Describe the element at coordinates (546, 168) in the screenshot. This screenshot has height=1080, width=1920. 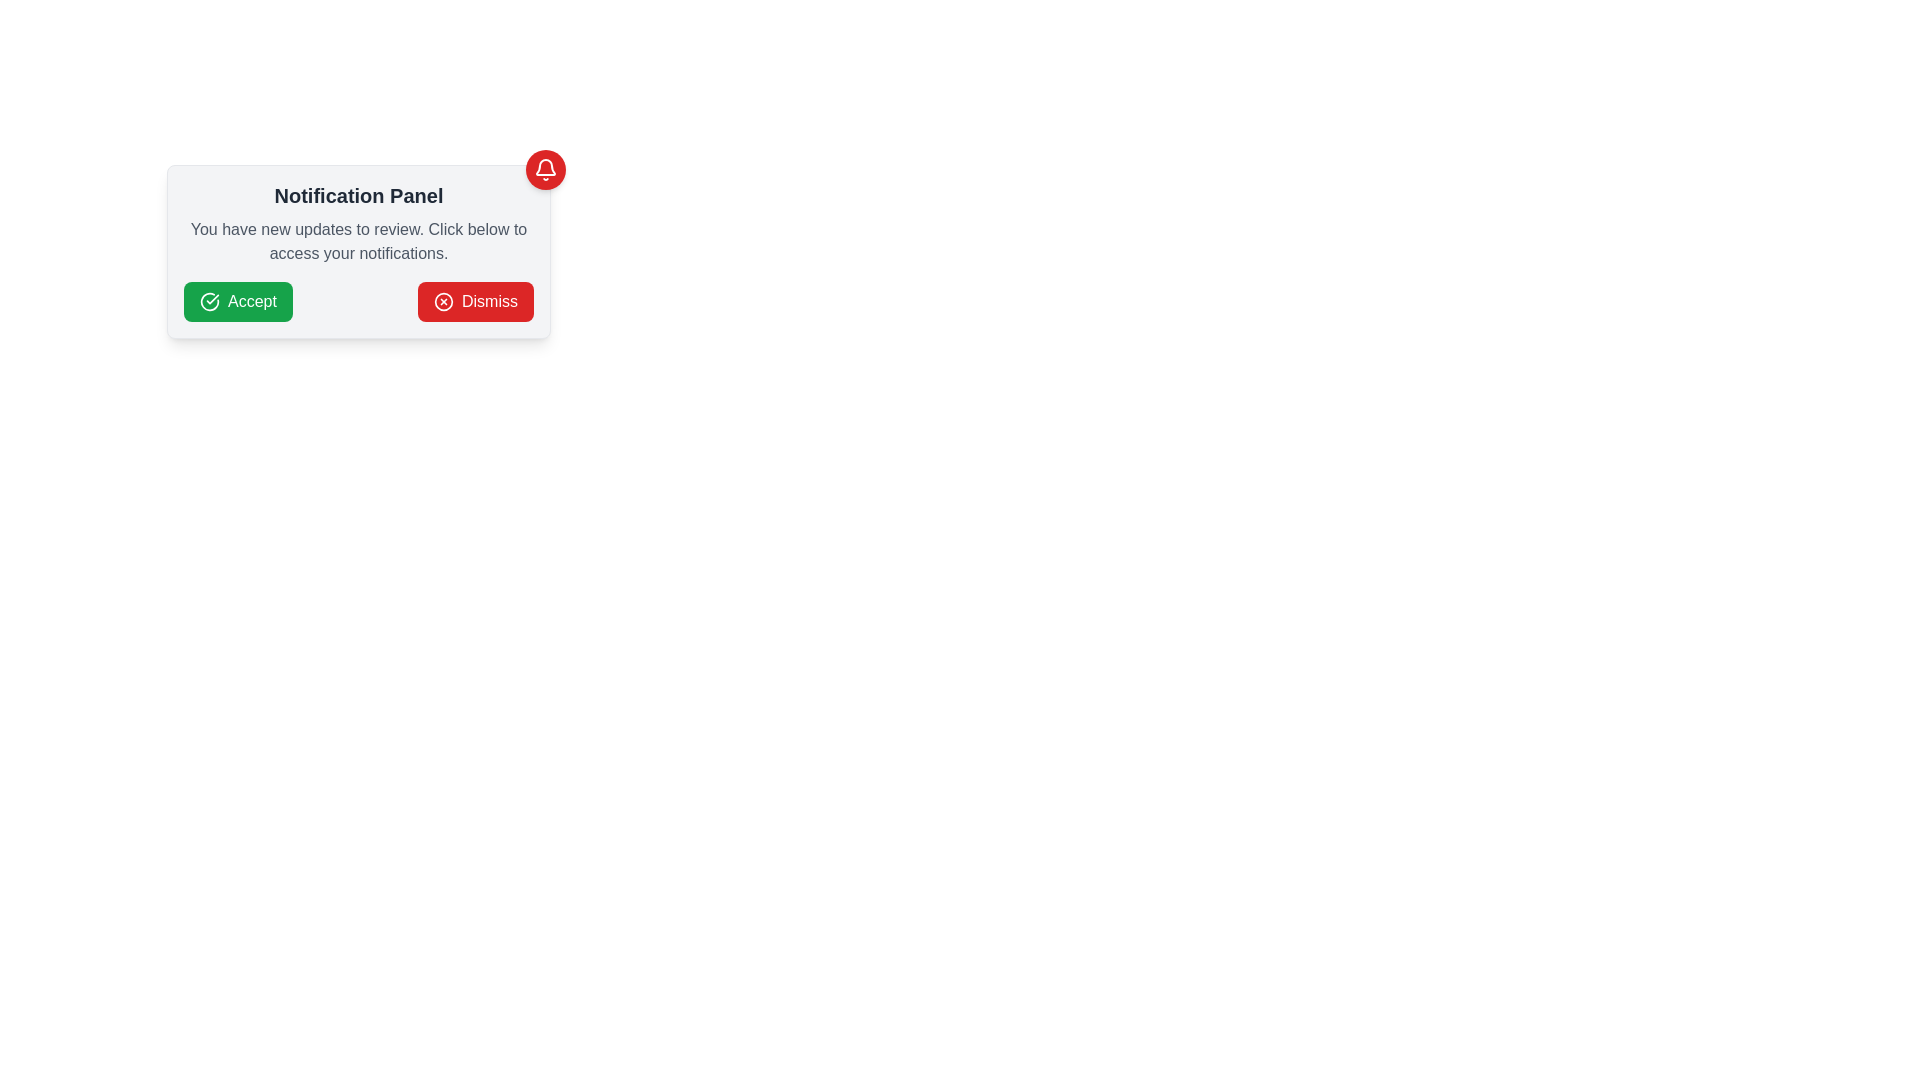
I see `the Notification badge located at the top-right of the notification panel, which serves as an indicator for notifications` at that location.